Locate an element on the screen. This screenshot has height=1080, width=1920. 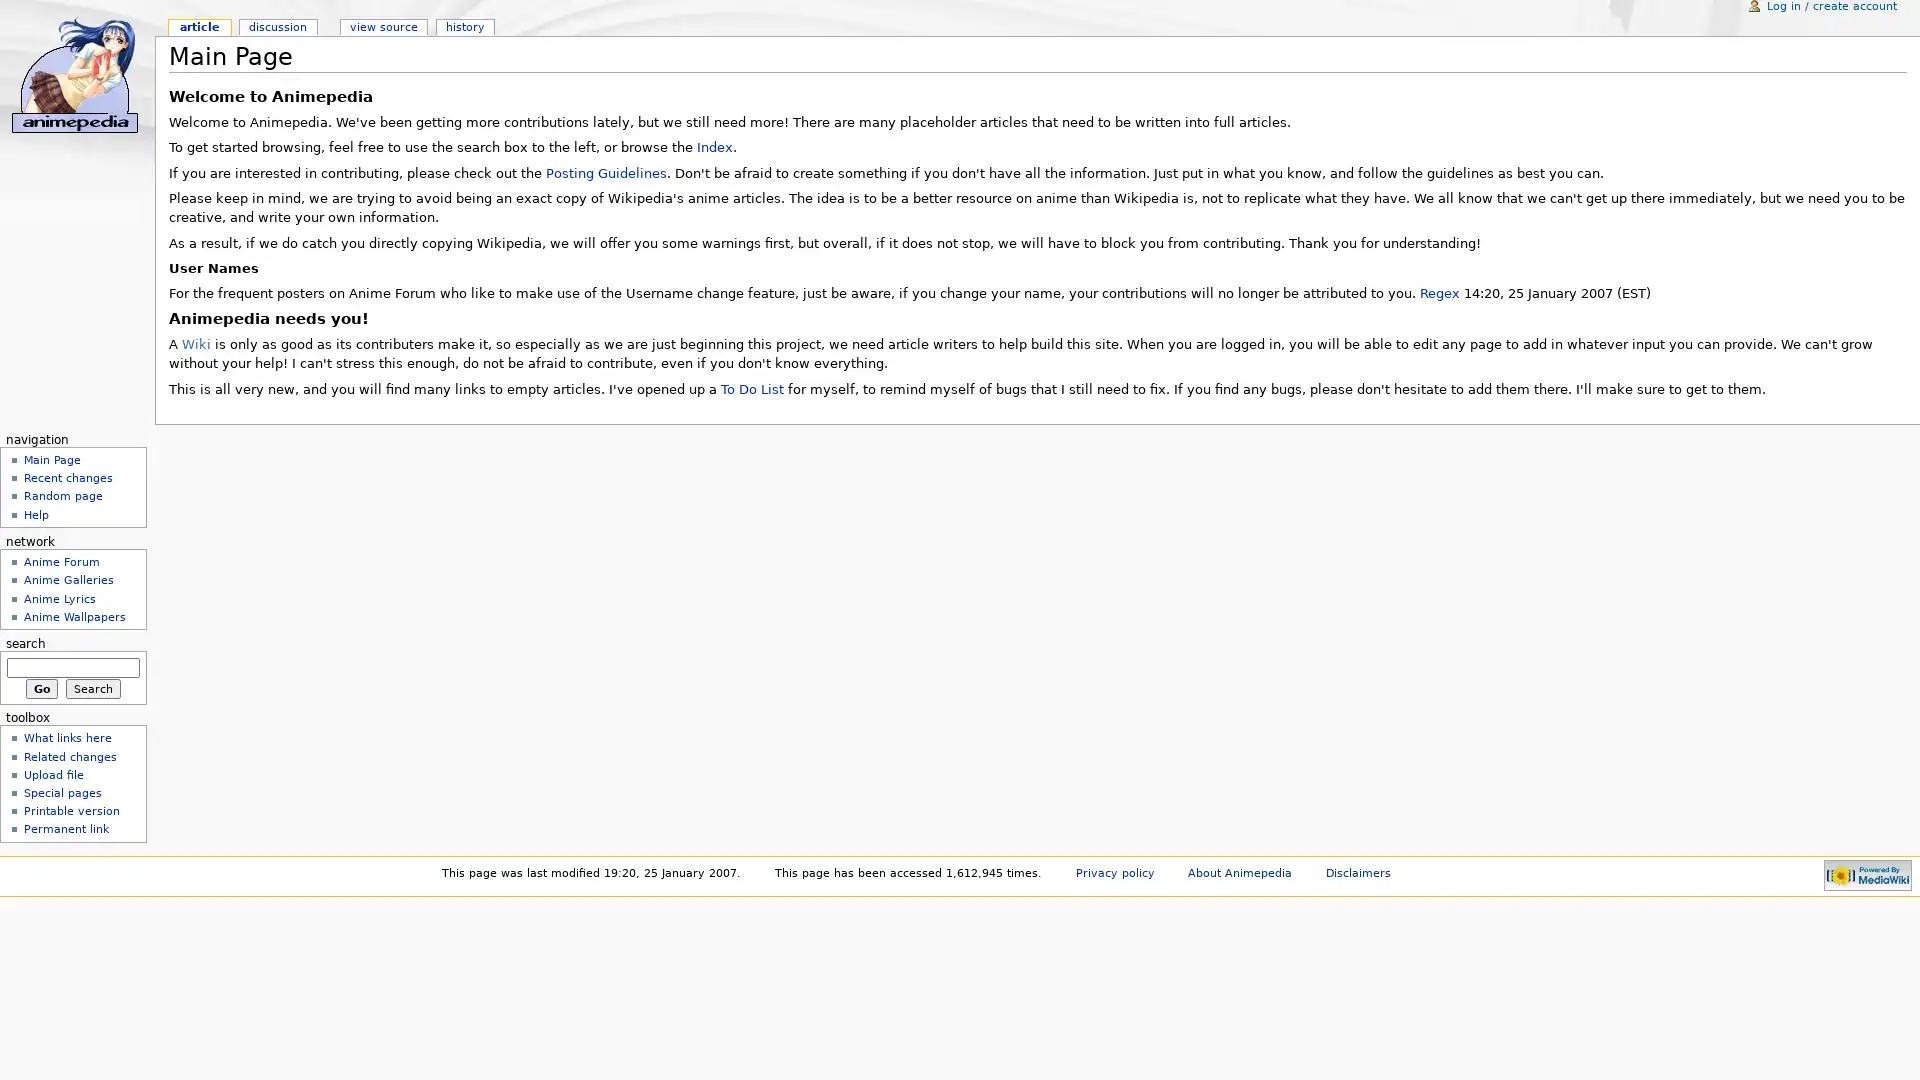
Search is located at coordinates (92, 686).